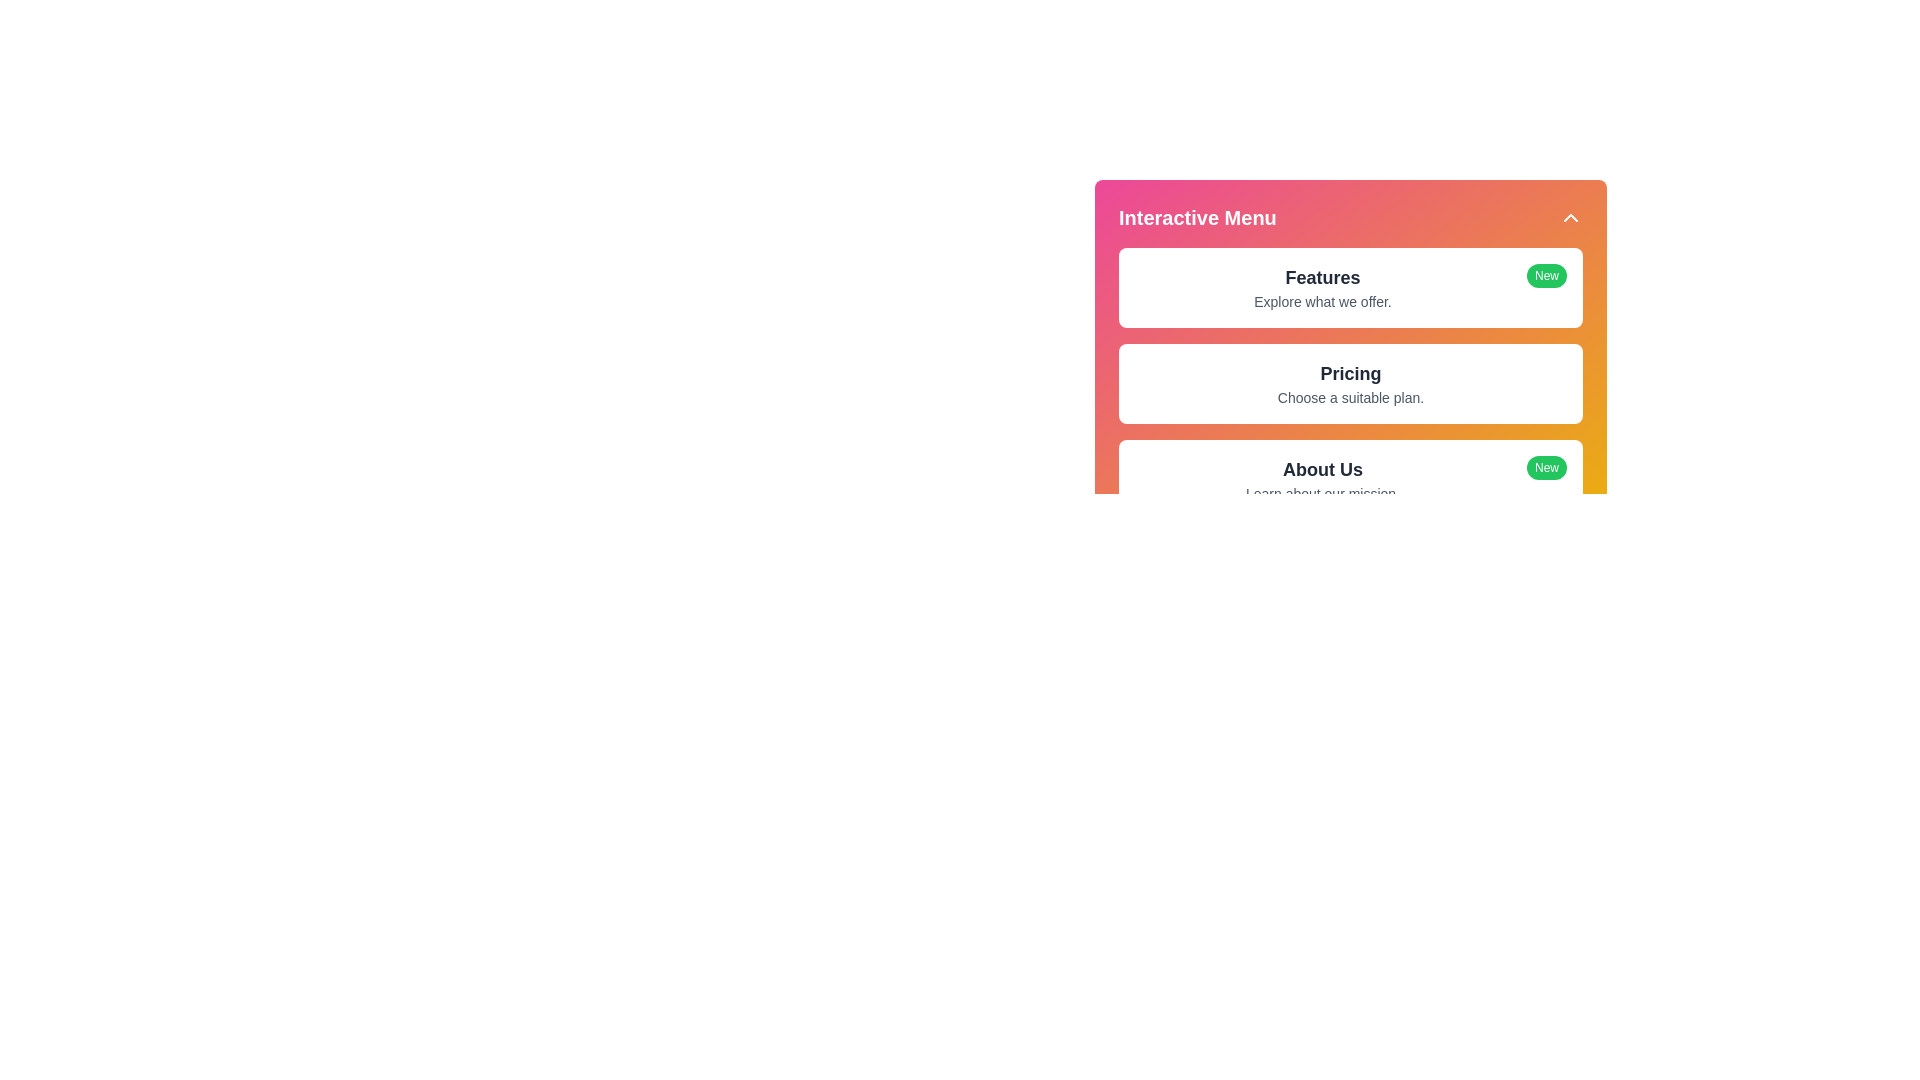 The width and height of the screenshot is (1920, 1080). Describe the element at coordinates (1545, 276) in the screenshot. I see `the 'New' indicator for Features to inspect it` at that location.